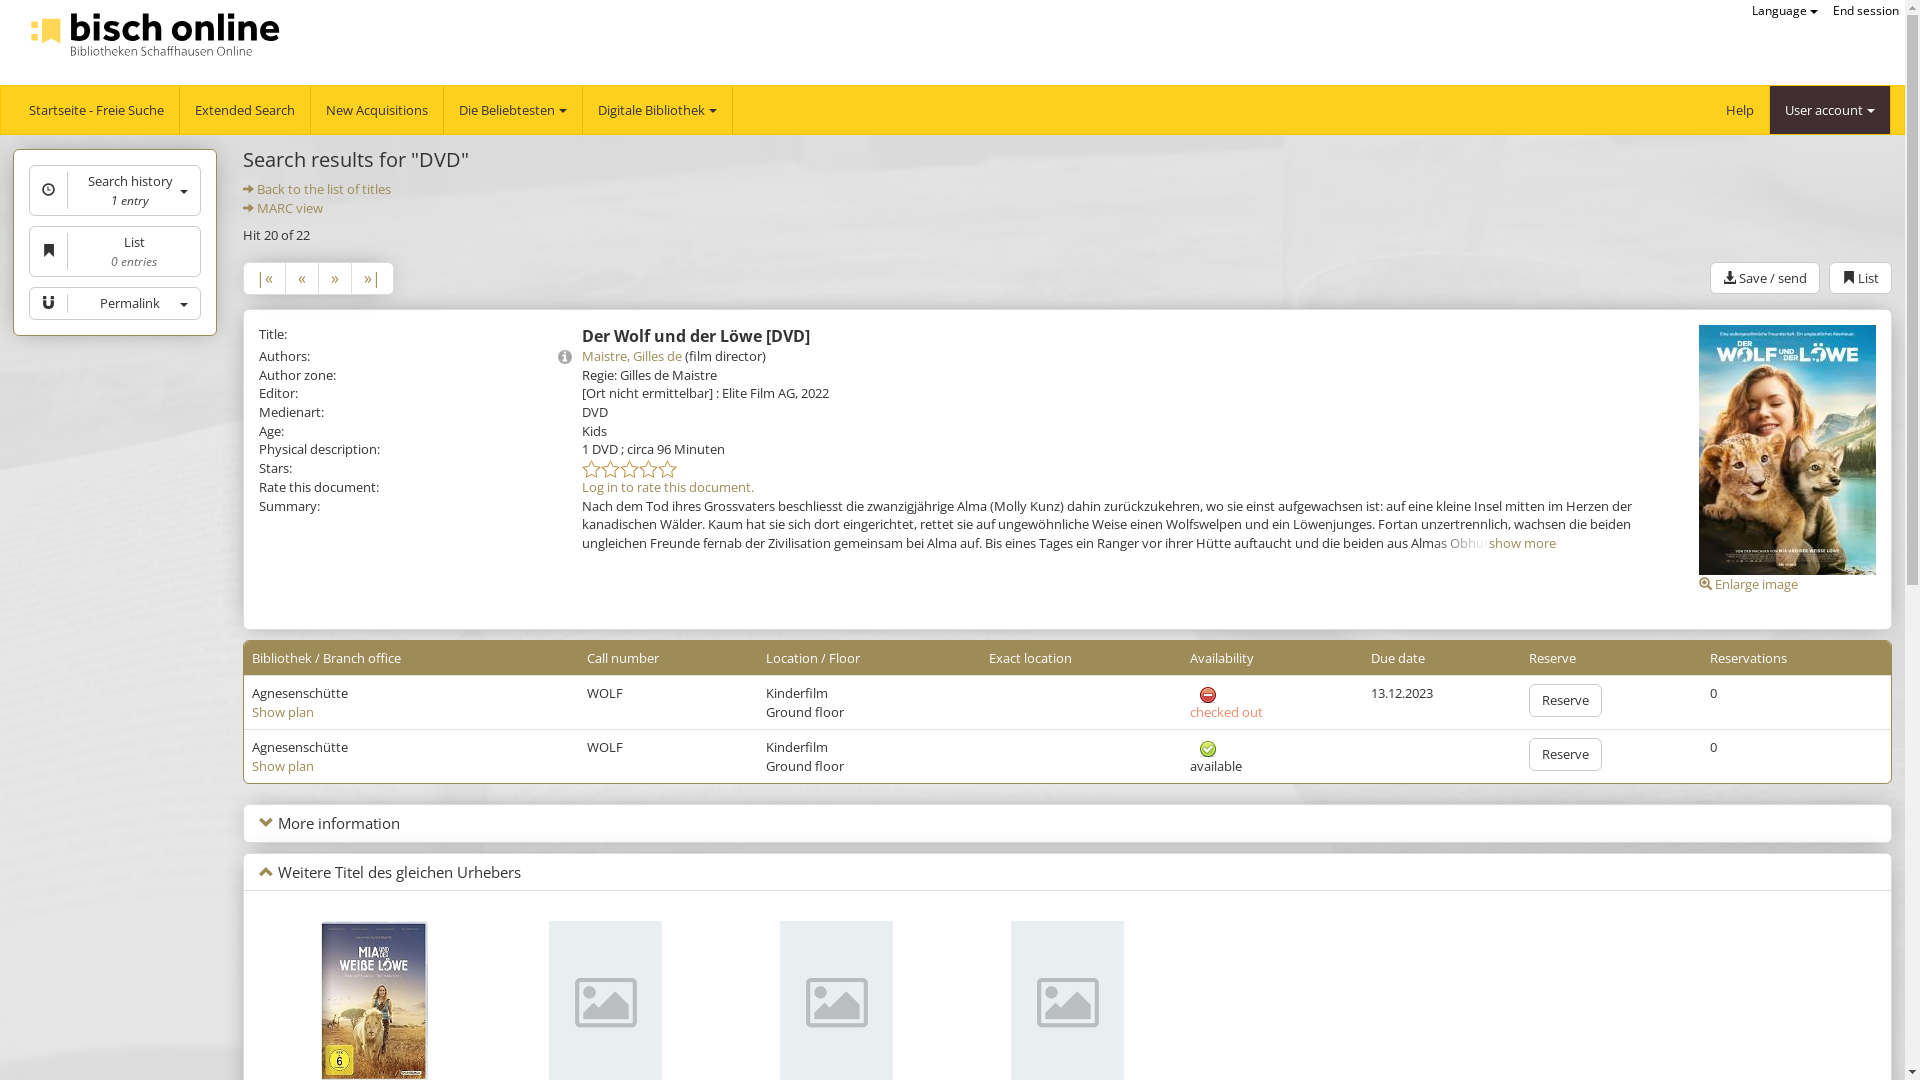  Describe the element at coordinates (1030, 658) in the screenshot. I see `'Exact location'` at that location.